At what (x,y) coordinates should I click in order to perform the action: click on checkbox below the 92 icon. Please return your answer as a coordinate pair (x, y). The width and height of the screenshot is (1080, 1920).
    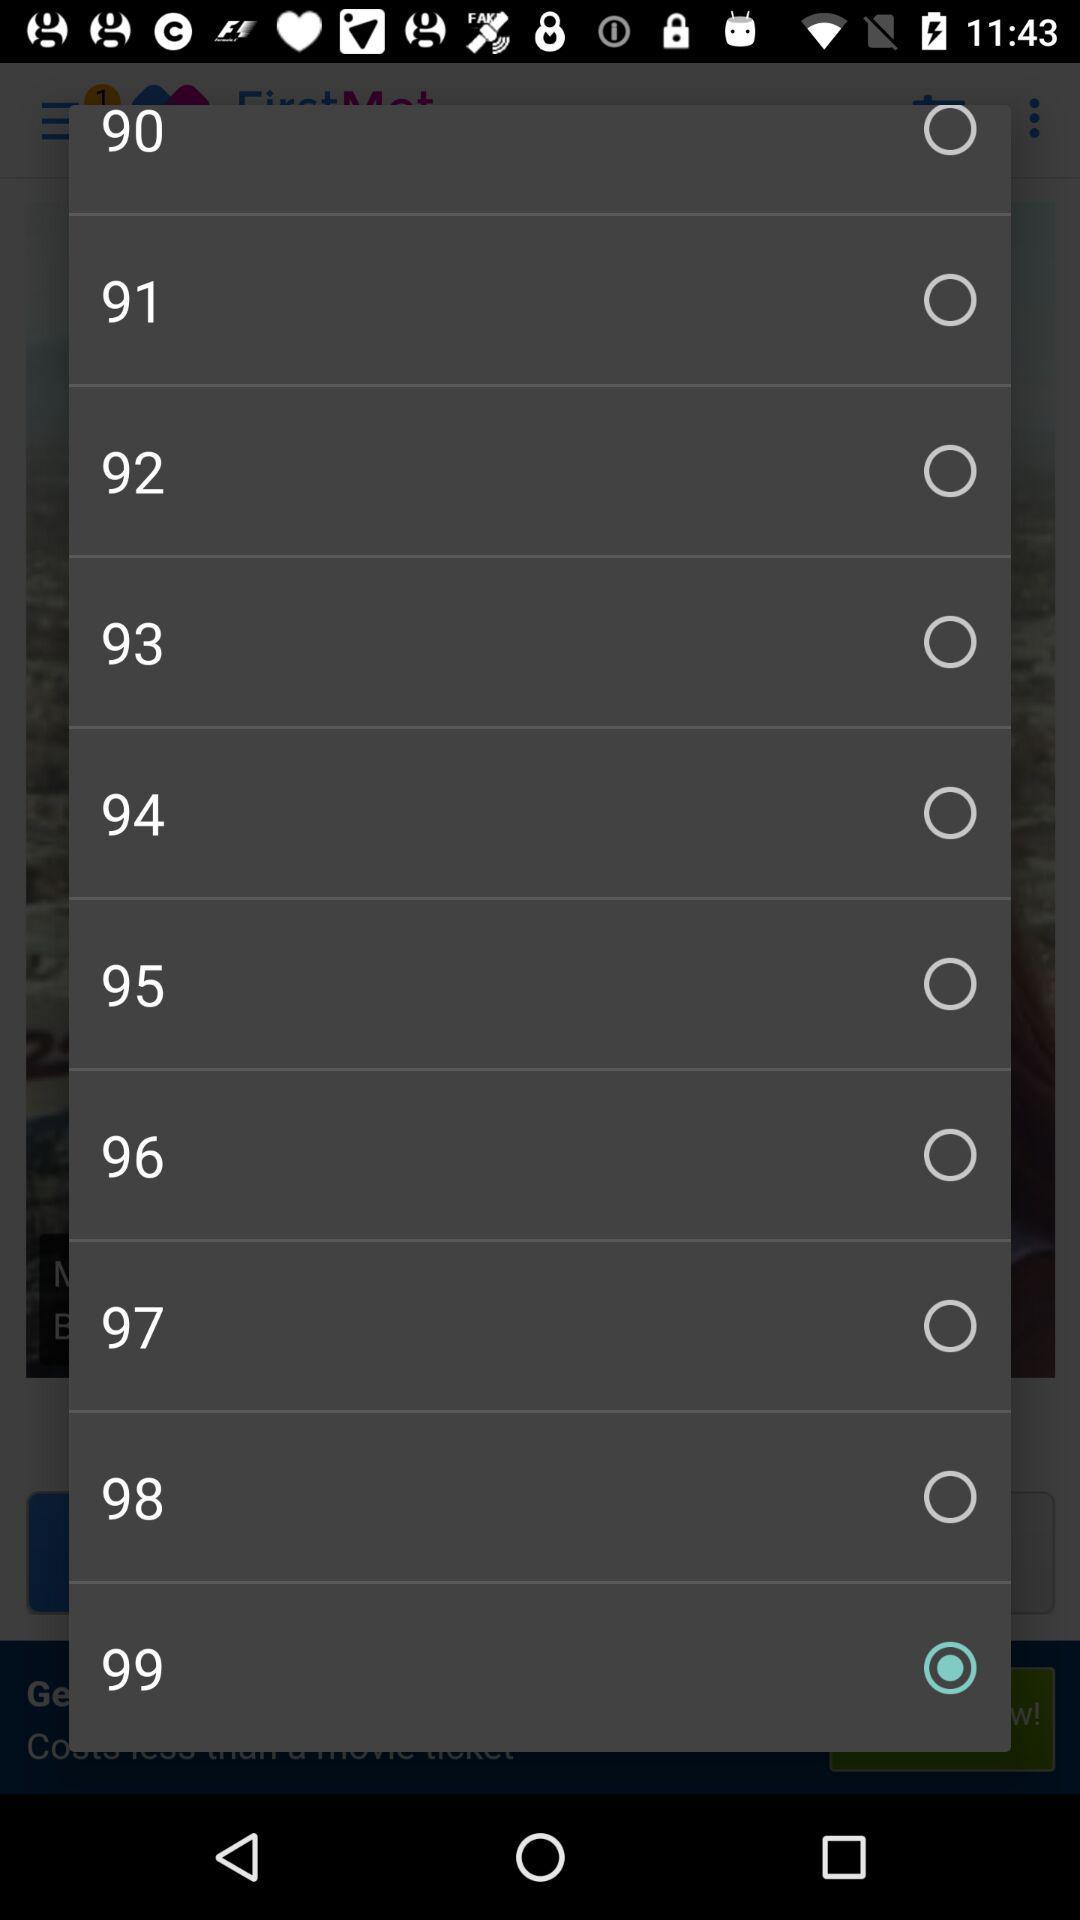
    Looking at the image, I should click on (540, 642).